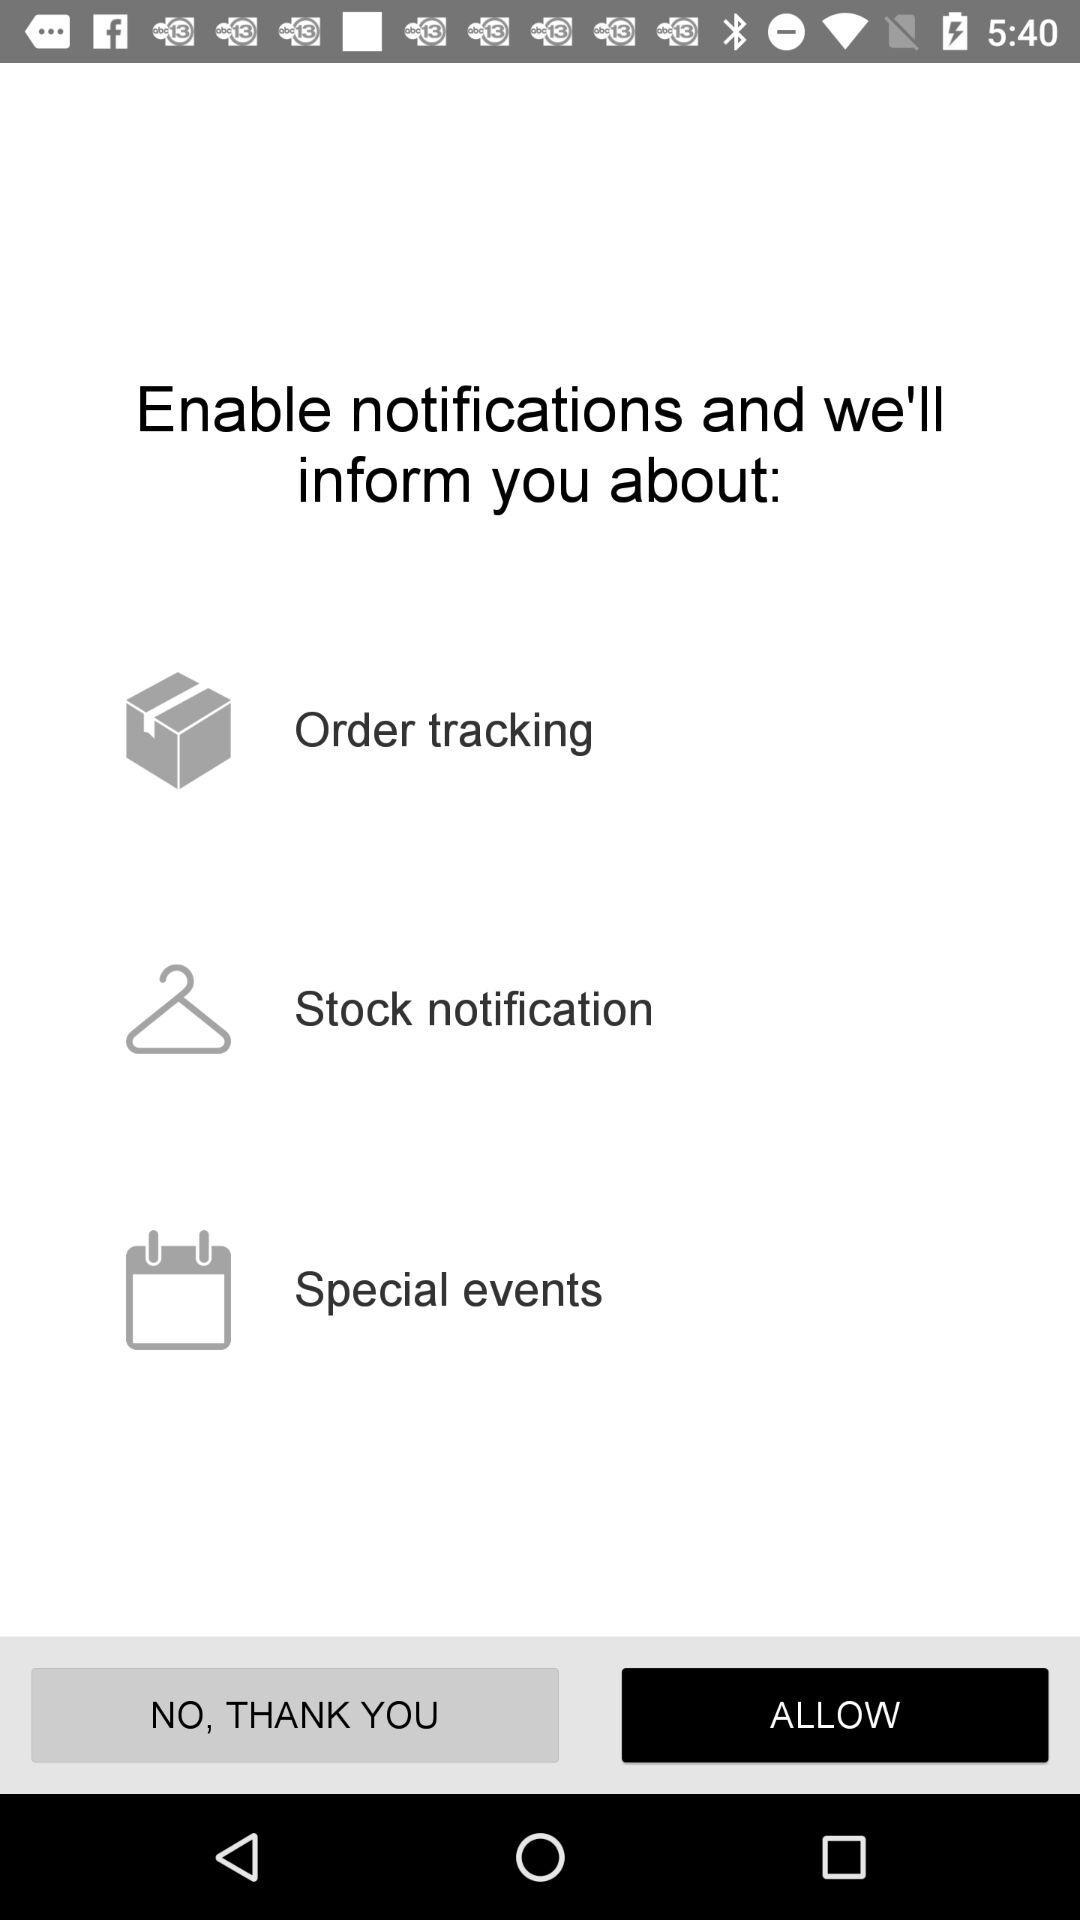 The height and width of the screenshot is (1920, 1080). Describe the element at coordinates (295, 1714) in the screenshot. I see `the item to the left of the allow item` at that location.